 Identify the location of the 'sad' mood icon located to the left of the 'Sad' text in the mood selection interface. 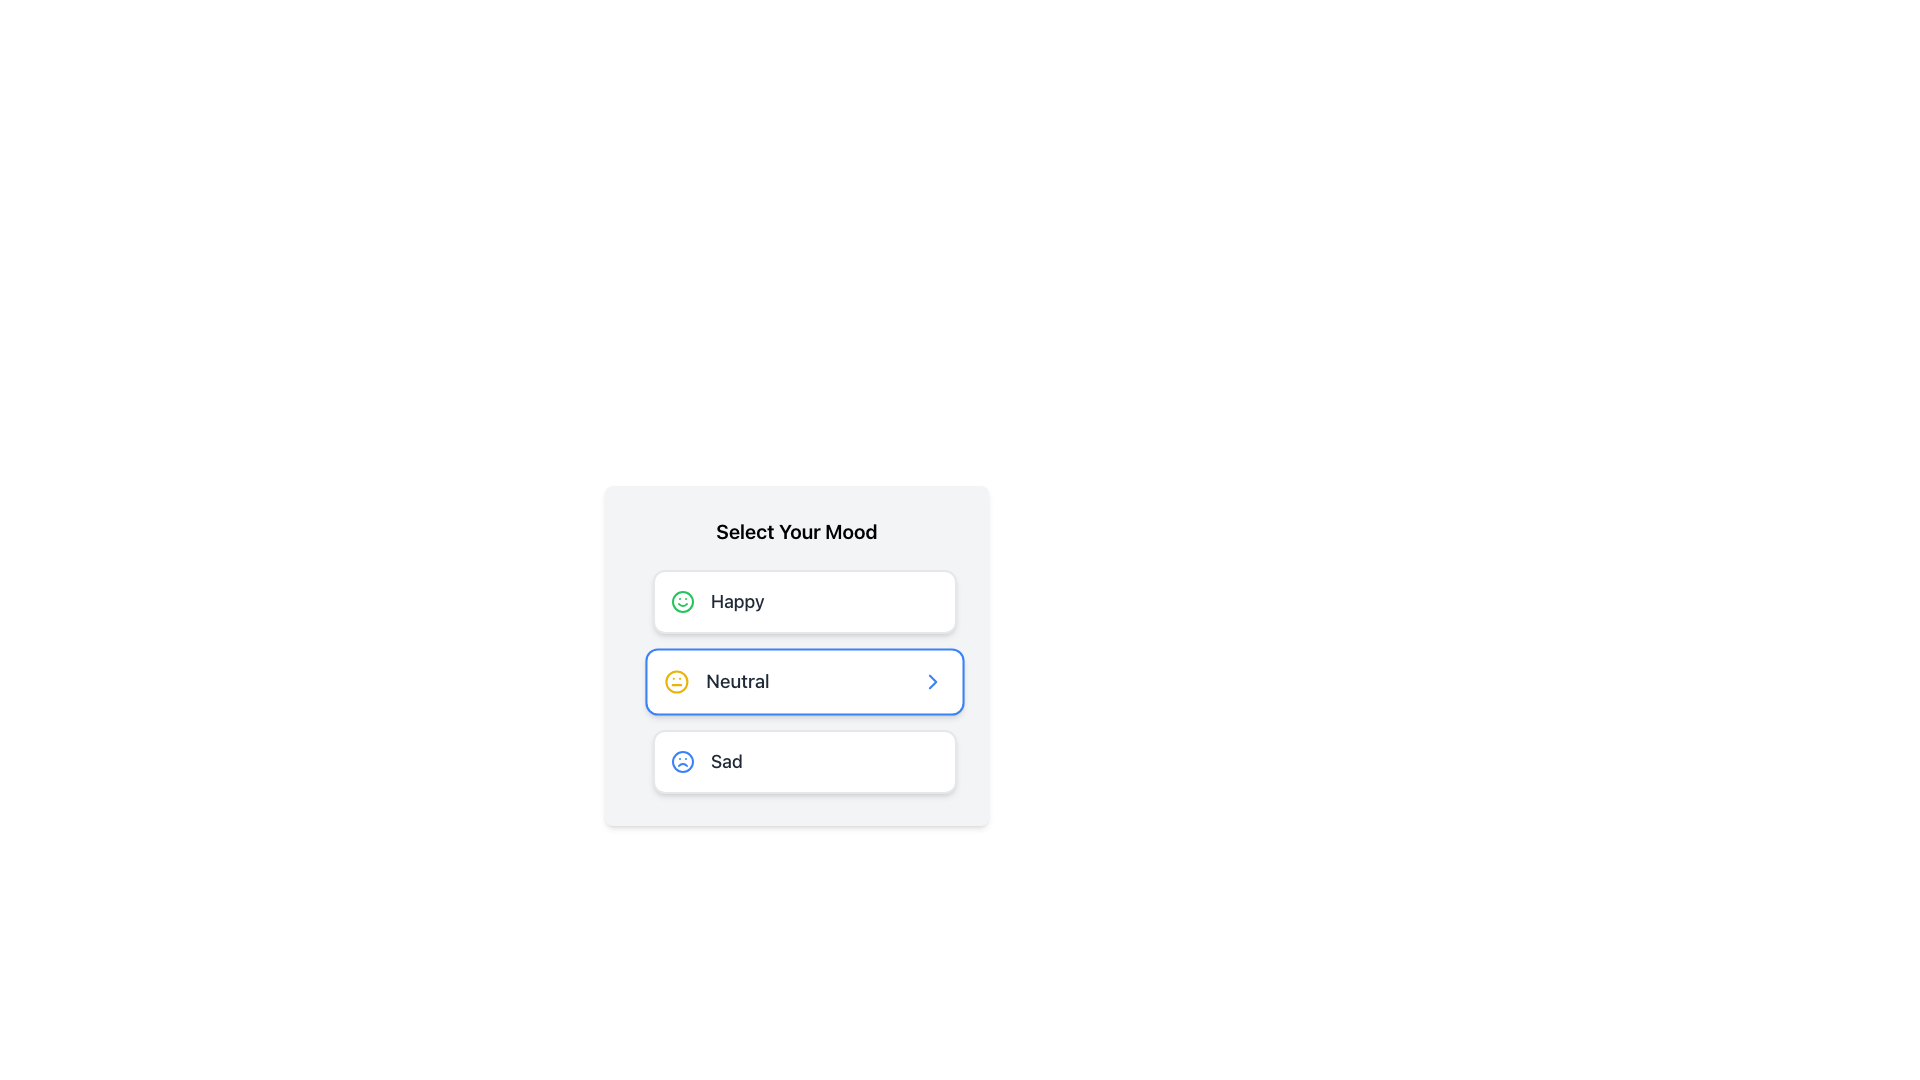
(682, 762).